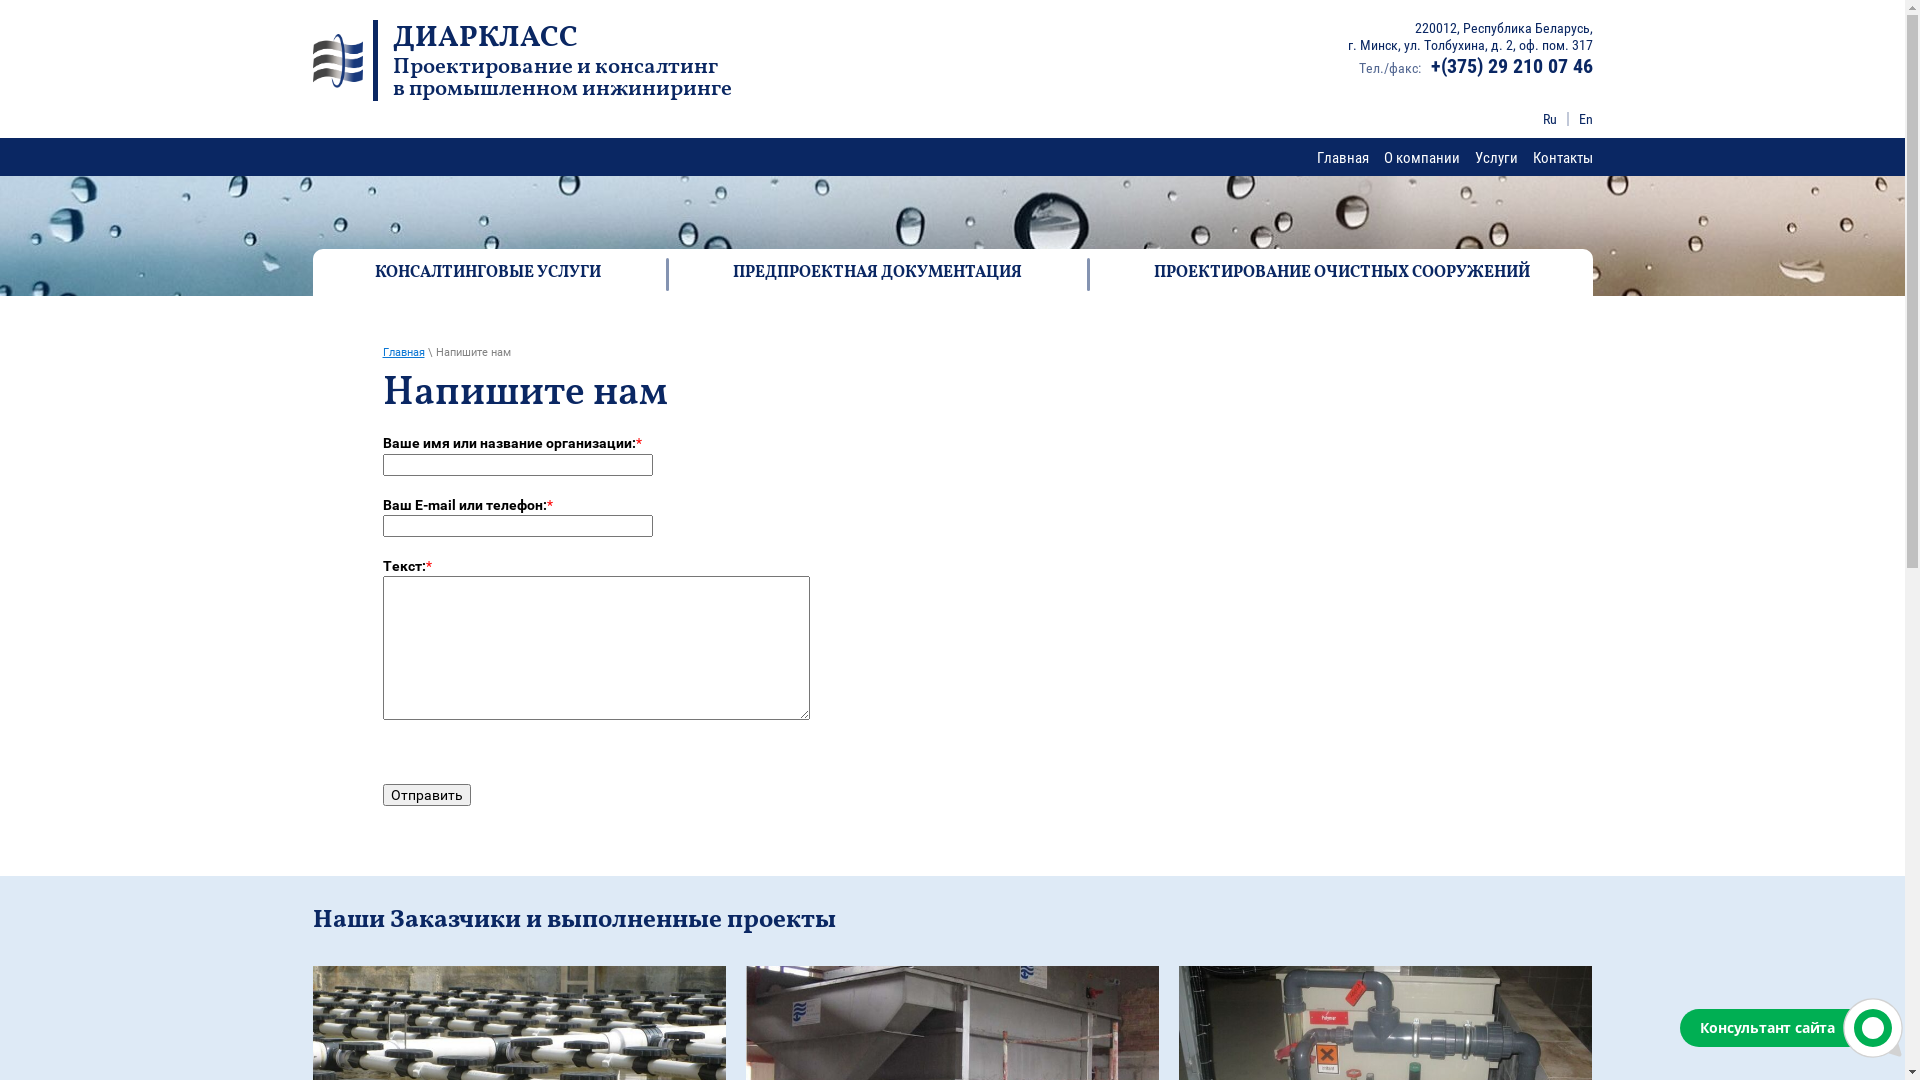  Describe the element at coordinates (1511, 64) in the screenshot. I see `'+(375) 29 210 07 46'` at that location.